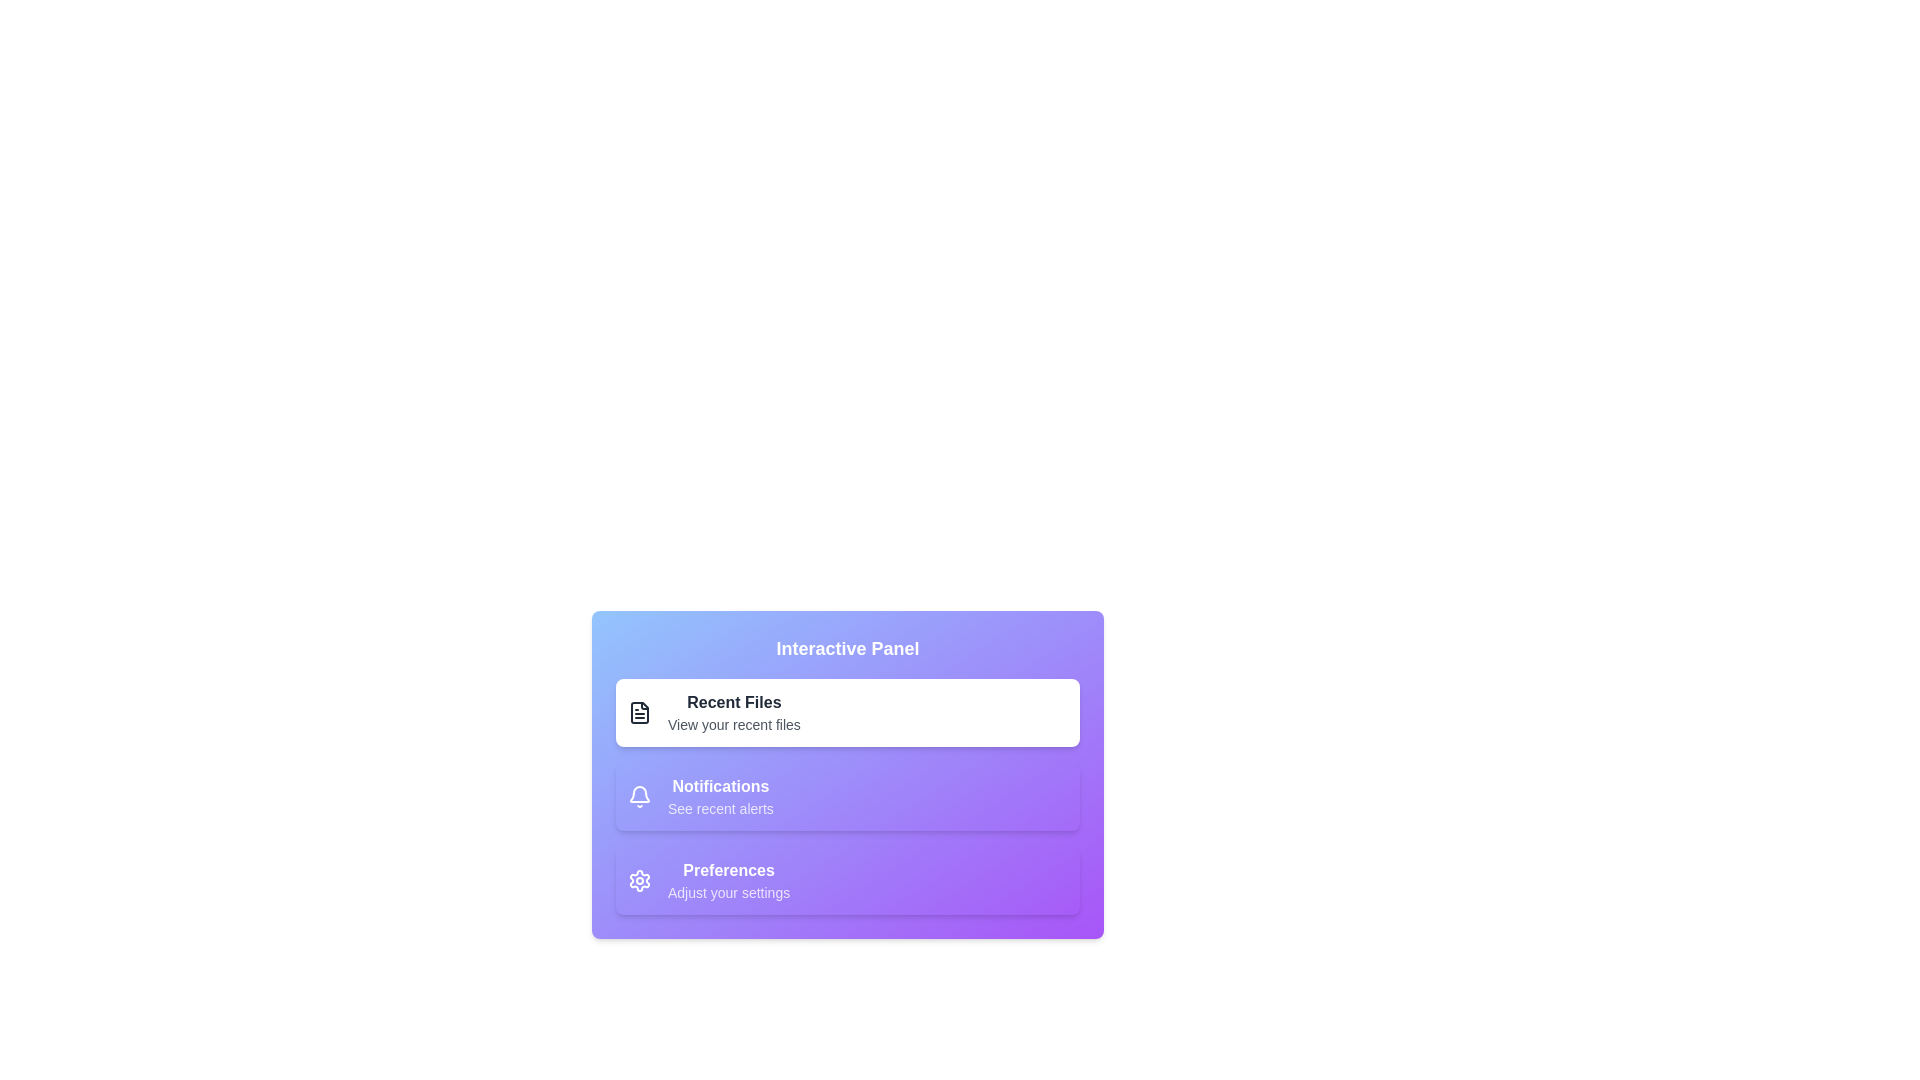 This screenshot has height=1080, width=1920. Describe the element at coordinates (848, 712) in the screenshot. I see `the section Recent Files by clicking on its area` at that location.